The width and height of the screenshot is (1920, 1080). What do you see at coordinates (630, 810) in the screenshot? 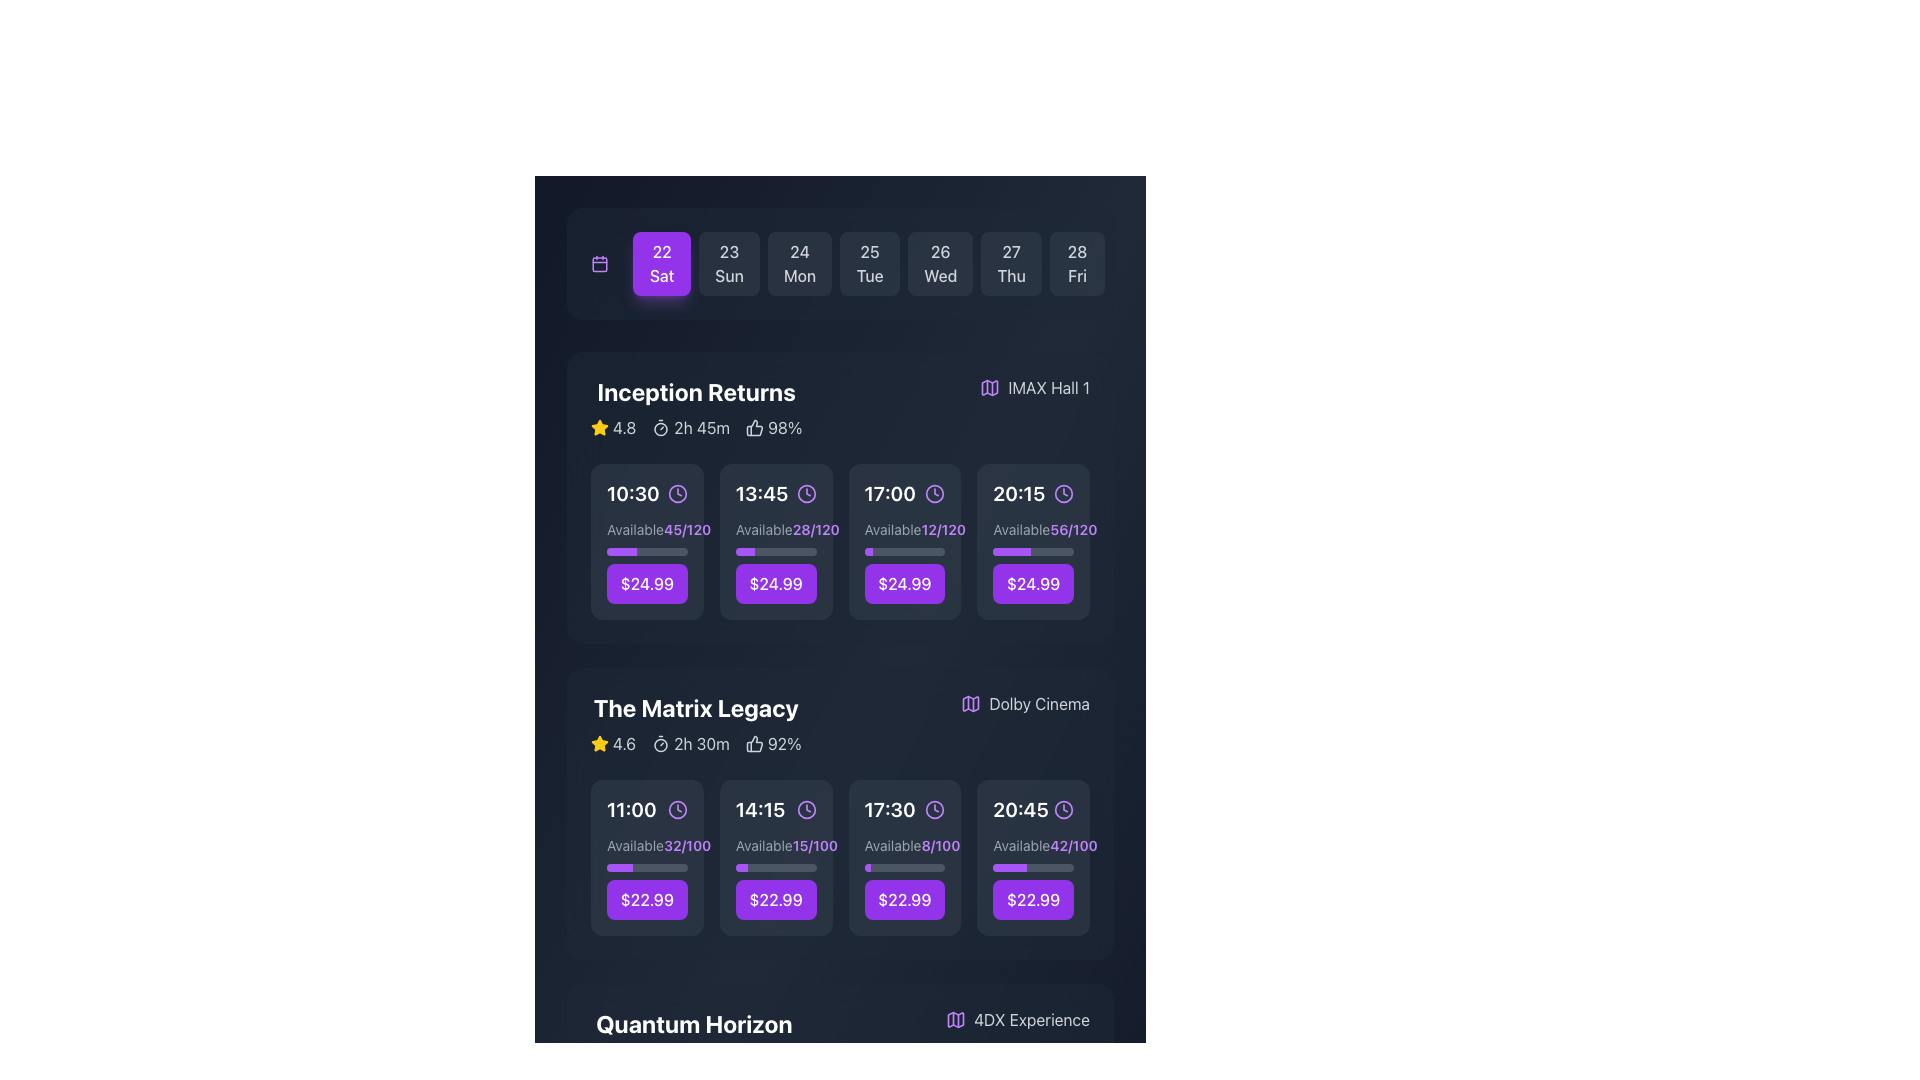
I see `time displayed for the movie 'The Matrix Legacy' at the showtime '11:00', located in the first column of the second row of showtimes` at bounding box center [630, 810].